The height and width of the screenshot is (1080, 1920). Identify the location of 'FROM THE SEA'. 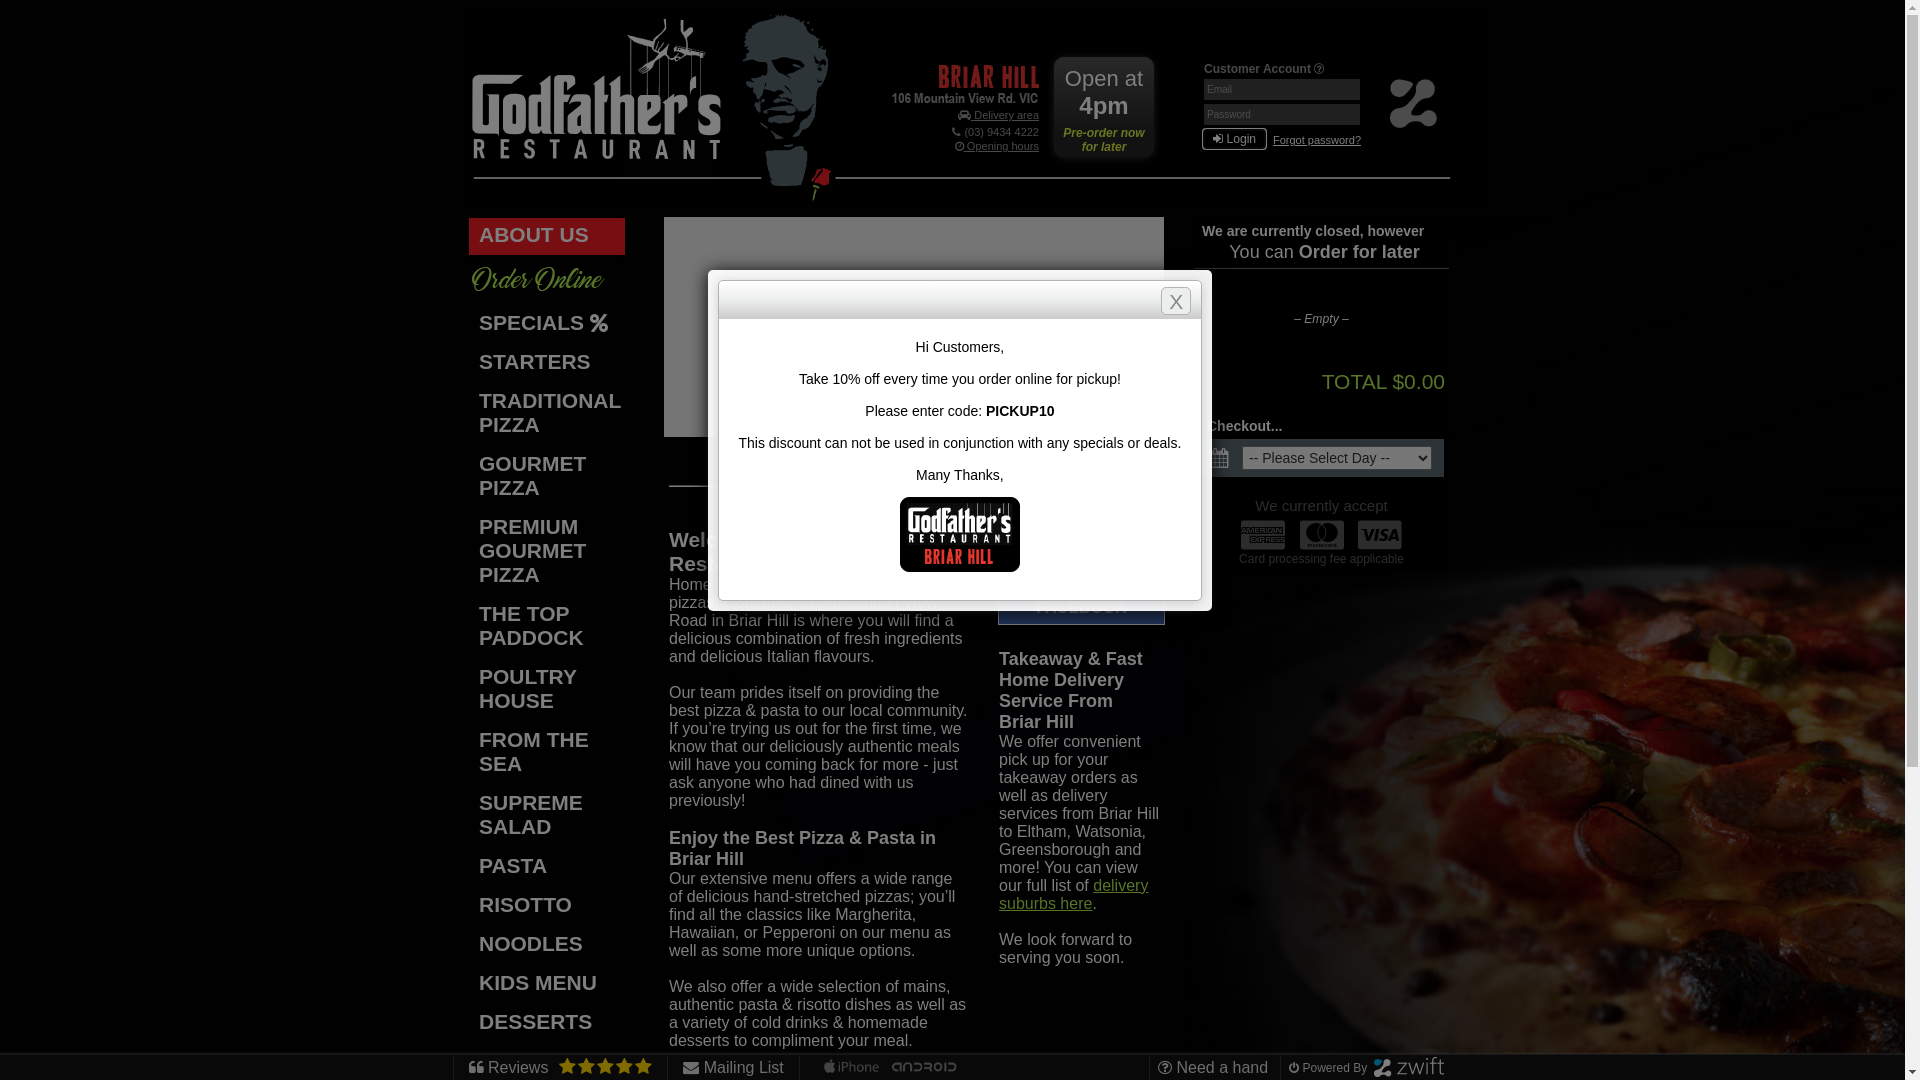
(547, 753).